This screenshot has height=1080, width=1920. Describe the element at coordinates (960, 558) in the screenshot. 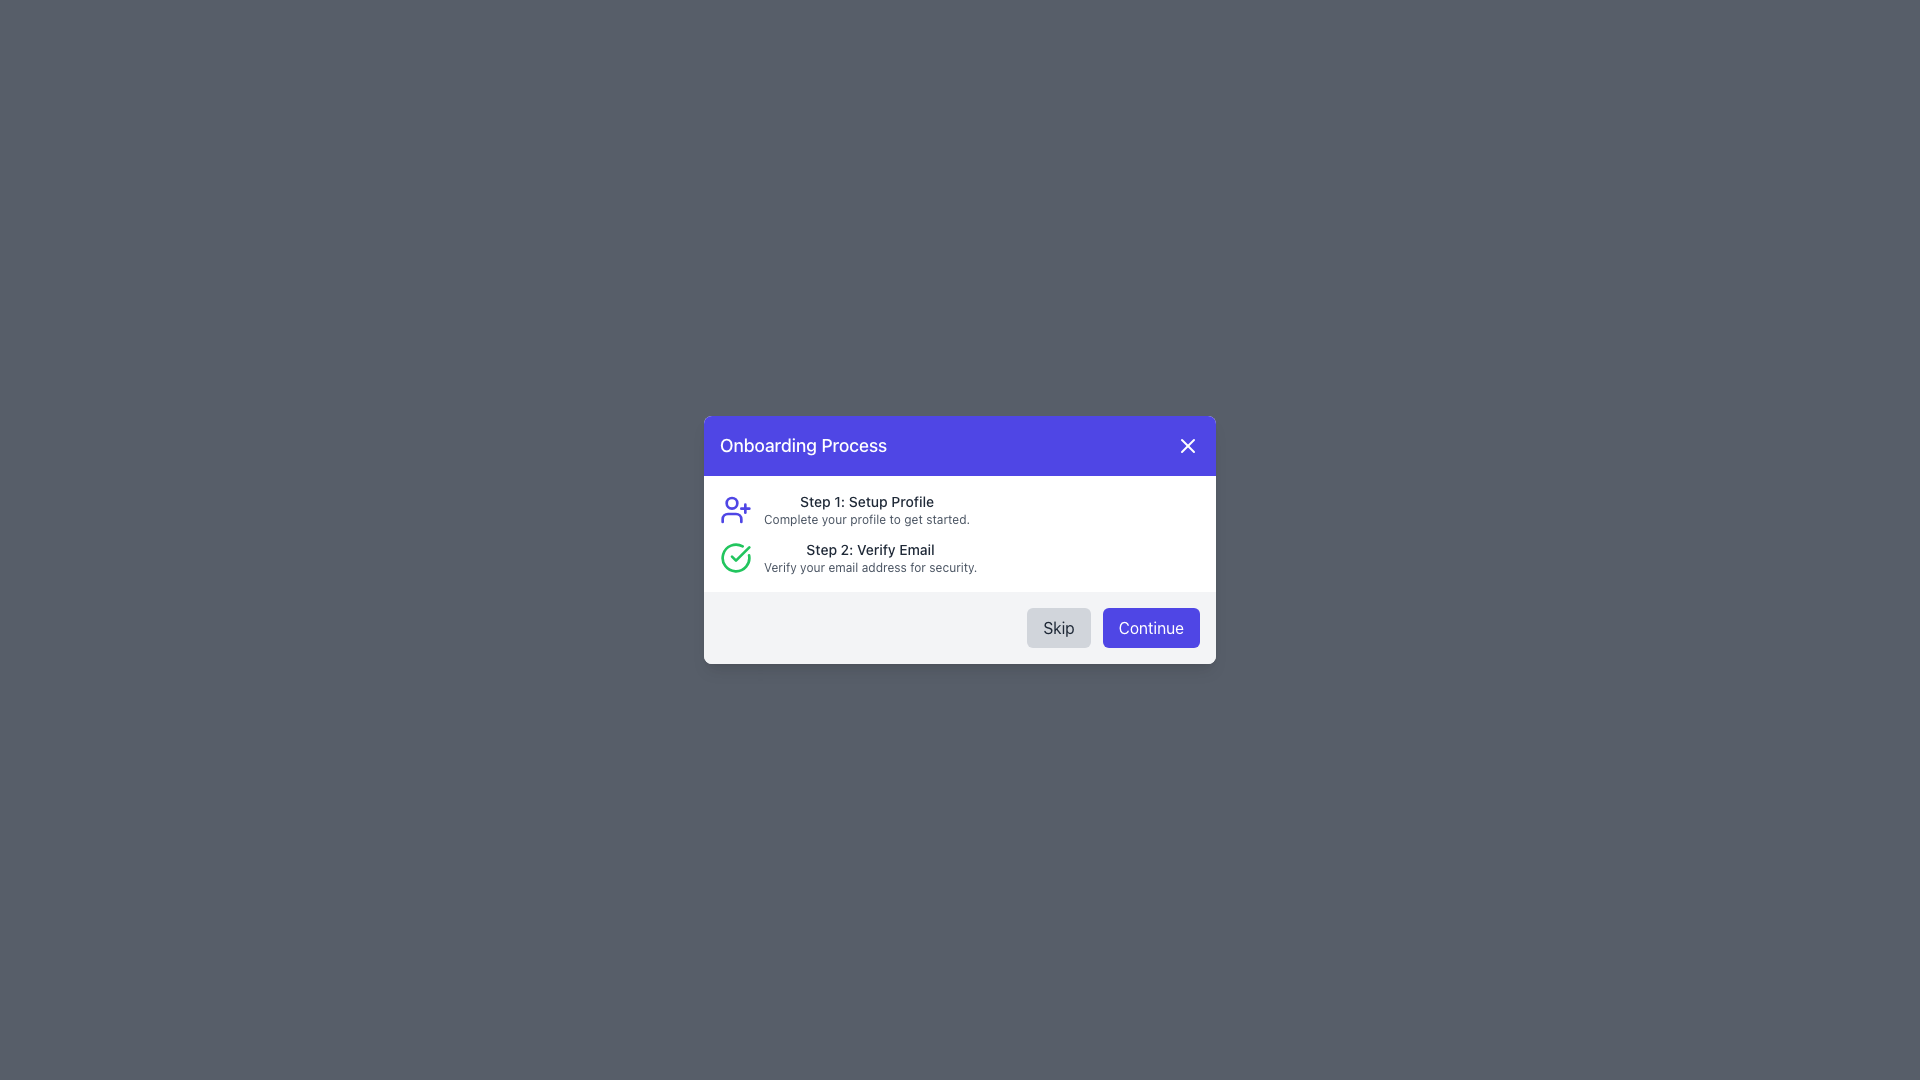

I see `the non-interactive informational component that informs the user about the second step in the onboarding process, which is verifying their email address` at that location.